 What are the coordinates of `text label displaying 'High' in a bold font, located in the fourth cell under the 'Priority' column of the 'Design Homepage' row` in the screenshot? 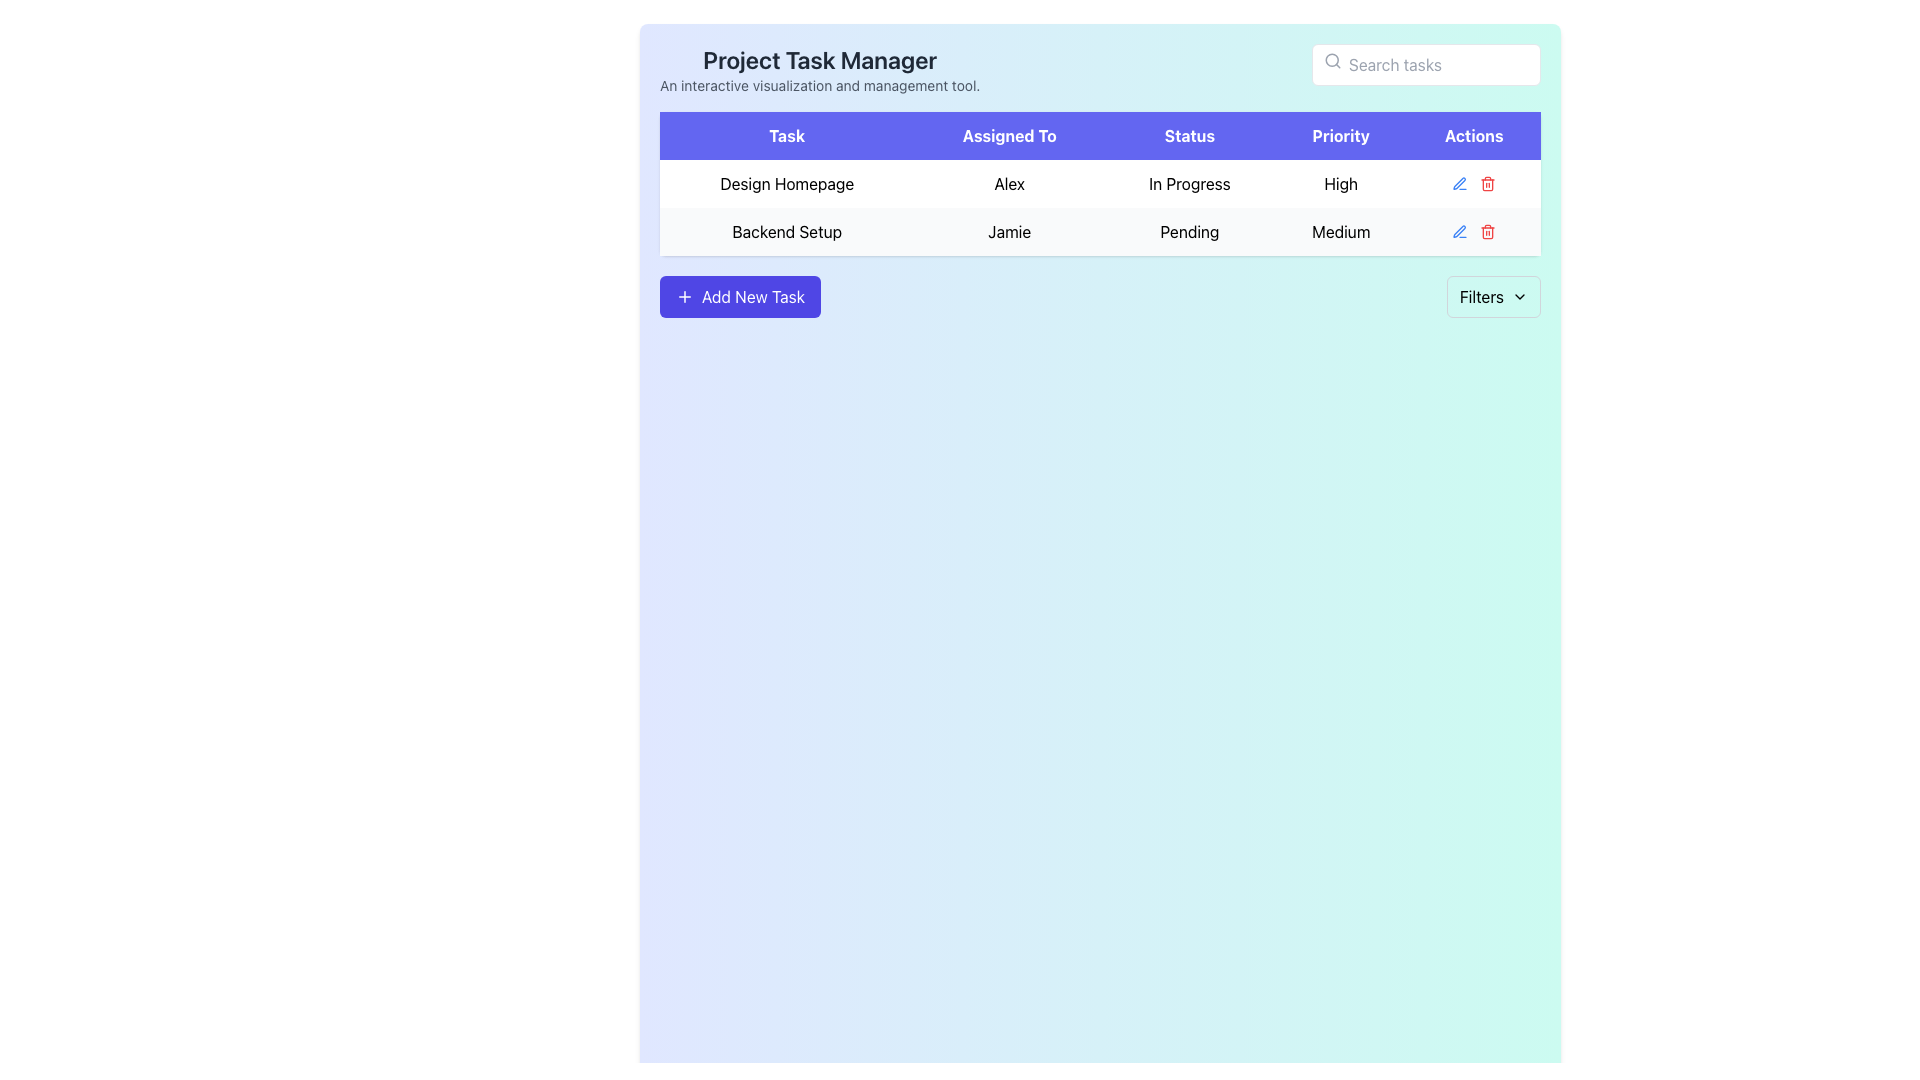 It's located at (1341, 184).